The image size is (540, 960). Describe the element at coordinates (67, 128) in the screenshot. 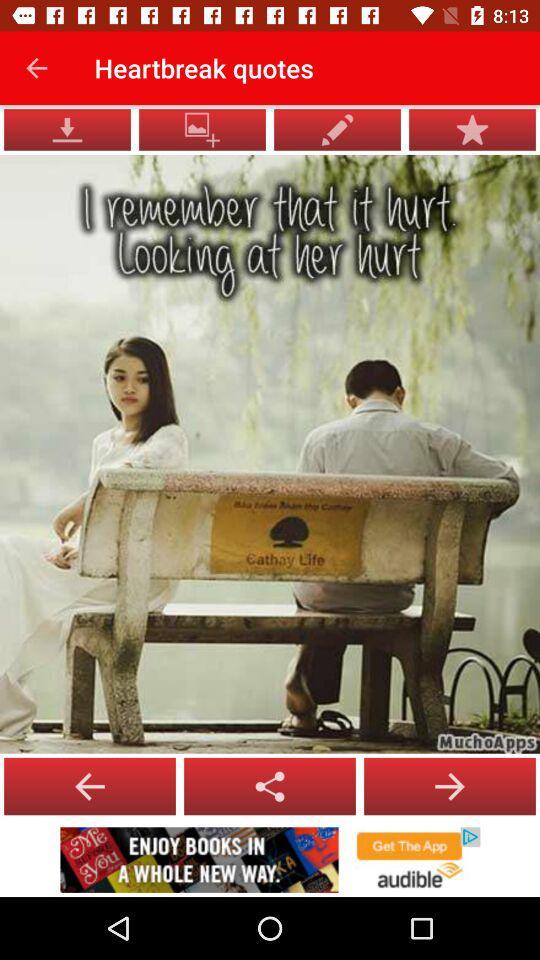

I see `the file_download icon` at that location.